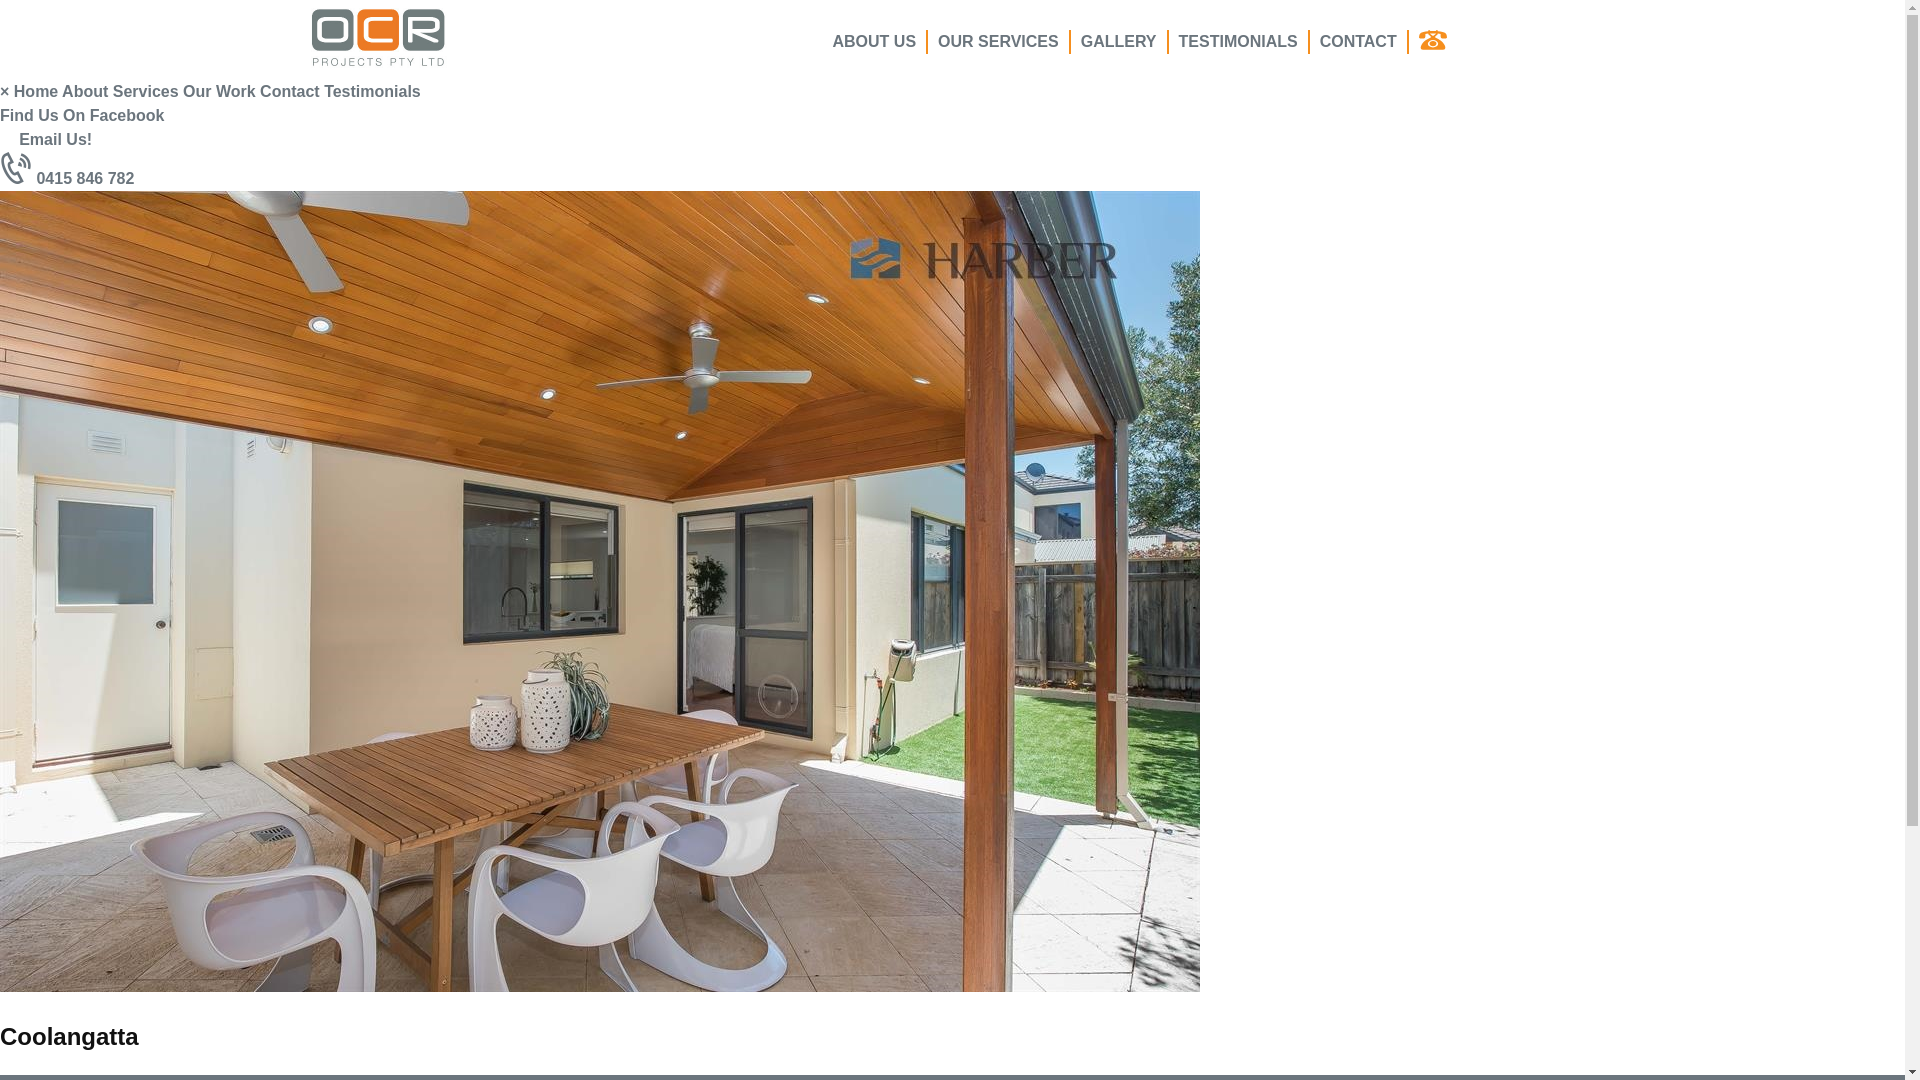 Image resolution: width=1920 pixels, height=1080 pixels. I want to click on ' ', so click(1434, 42).